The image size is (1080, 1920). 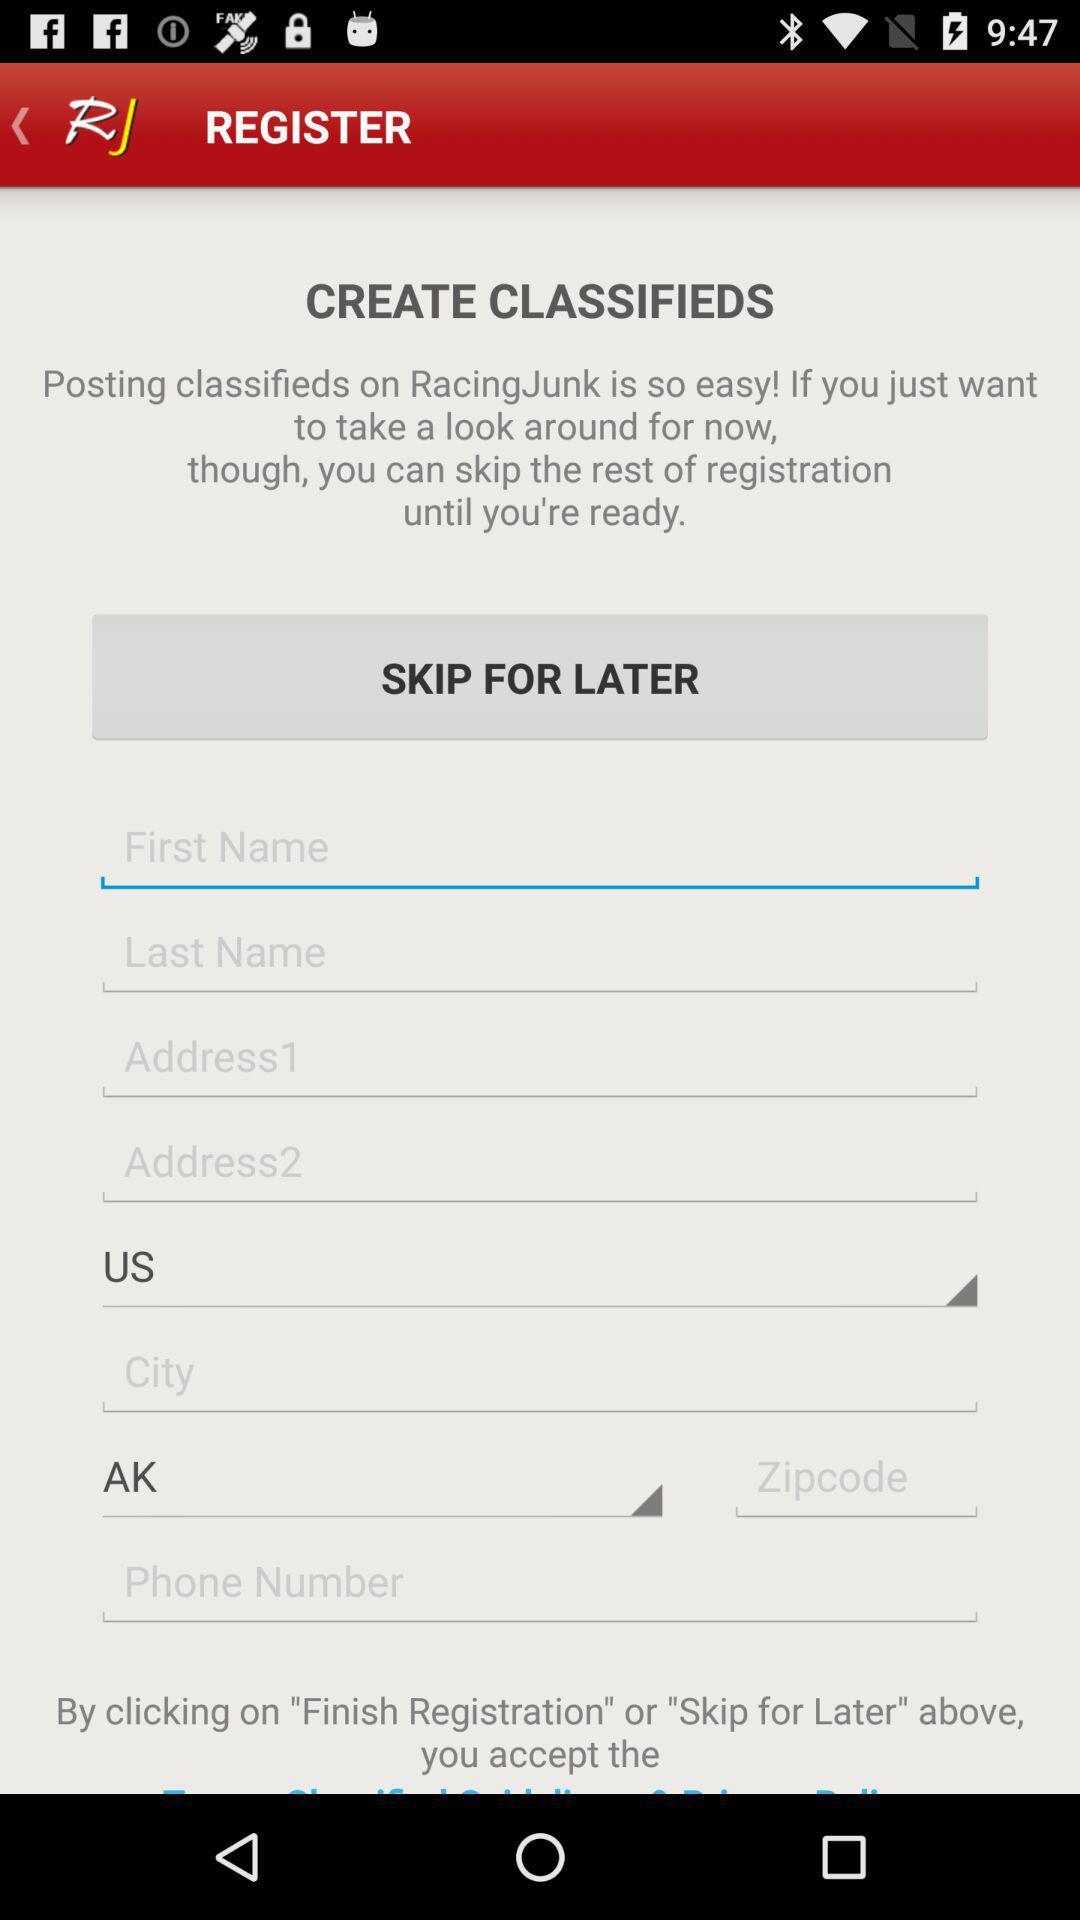 I want to click on last name, so click(x=540, y=949).